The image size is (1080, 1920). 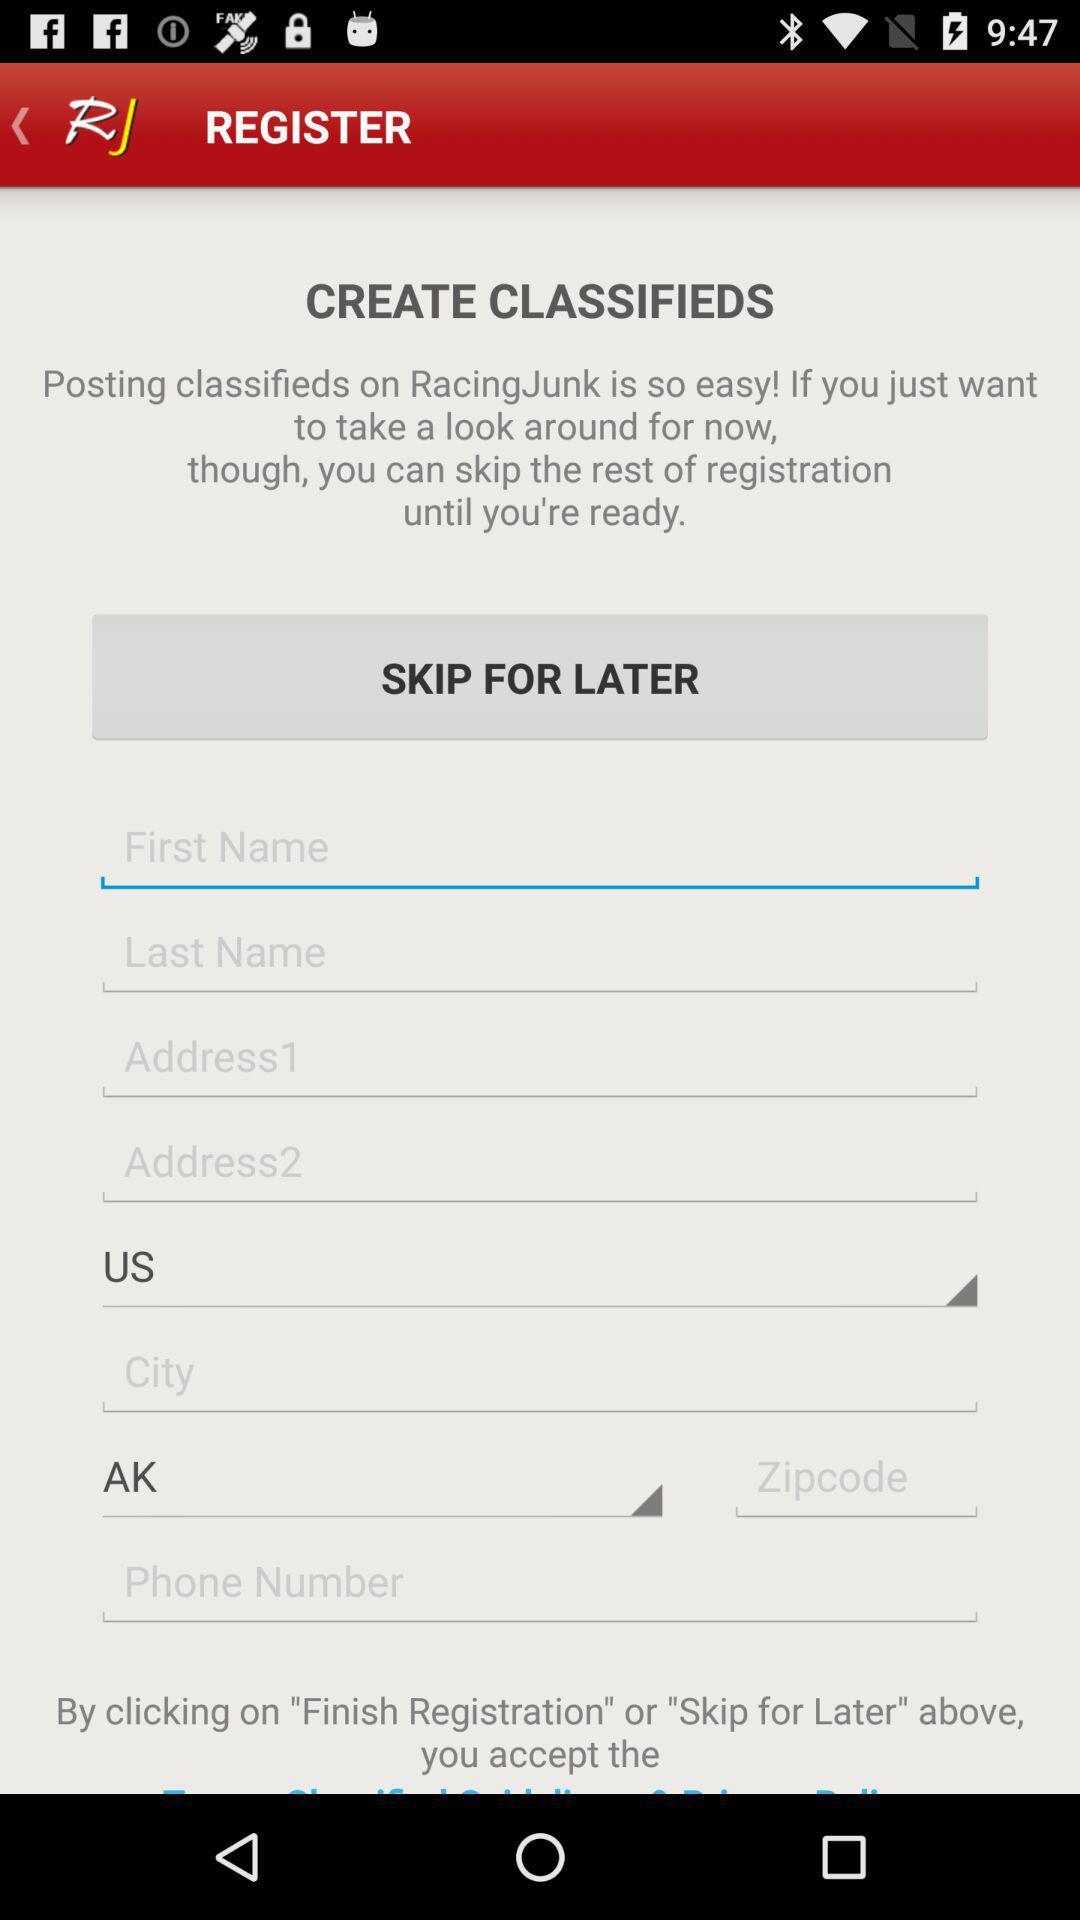 I want to click on last name, so click(x=540, y=949).